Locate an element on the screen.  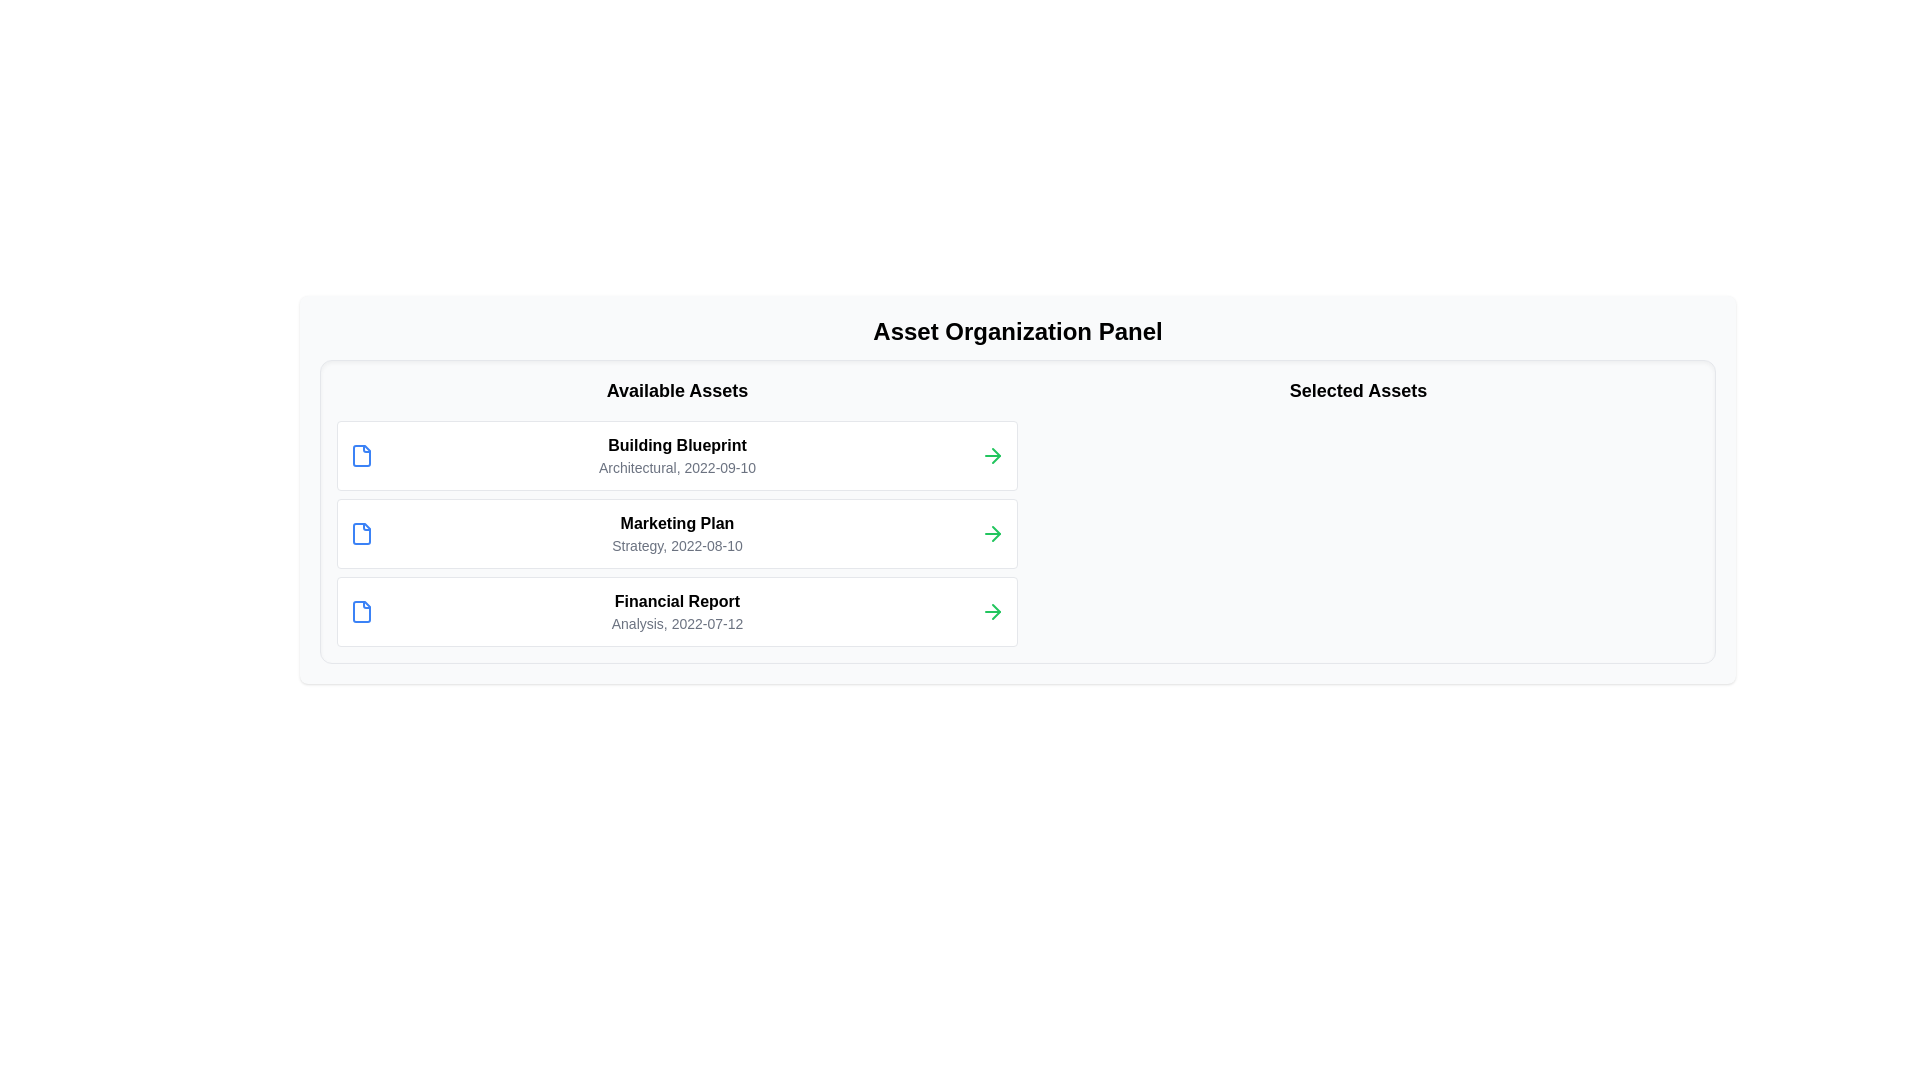
the text block that serves as the title and description of an asset entry in the 'Available Assets' list, which is the third item in the vertical list is located at coordinates (677, 611).